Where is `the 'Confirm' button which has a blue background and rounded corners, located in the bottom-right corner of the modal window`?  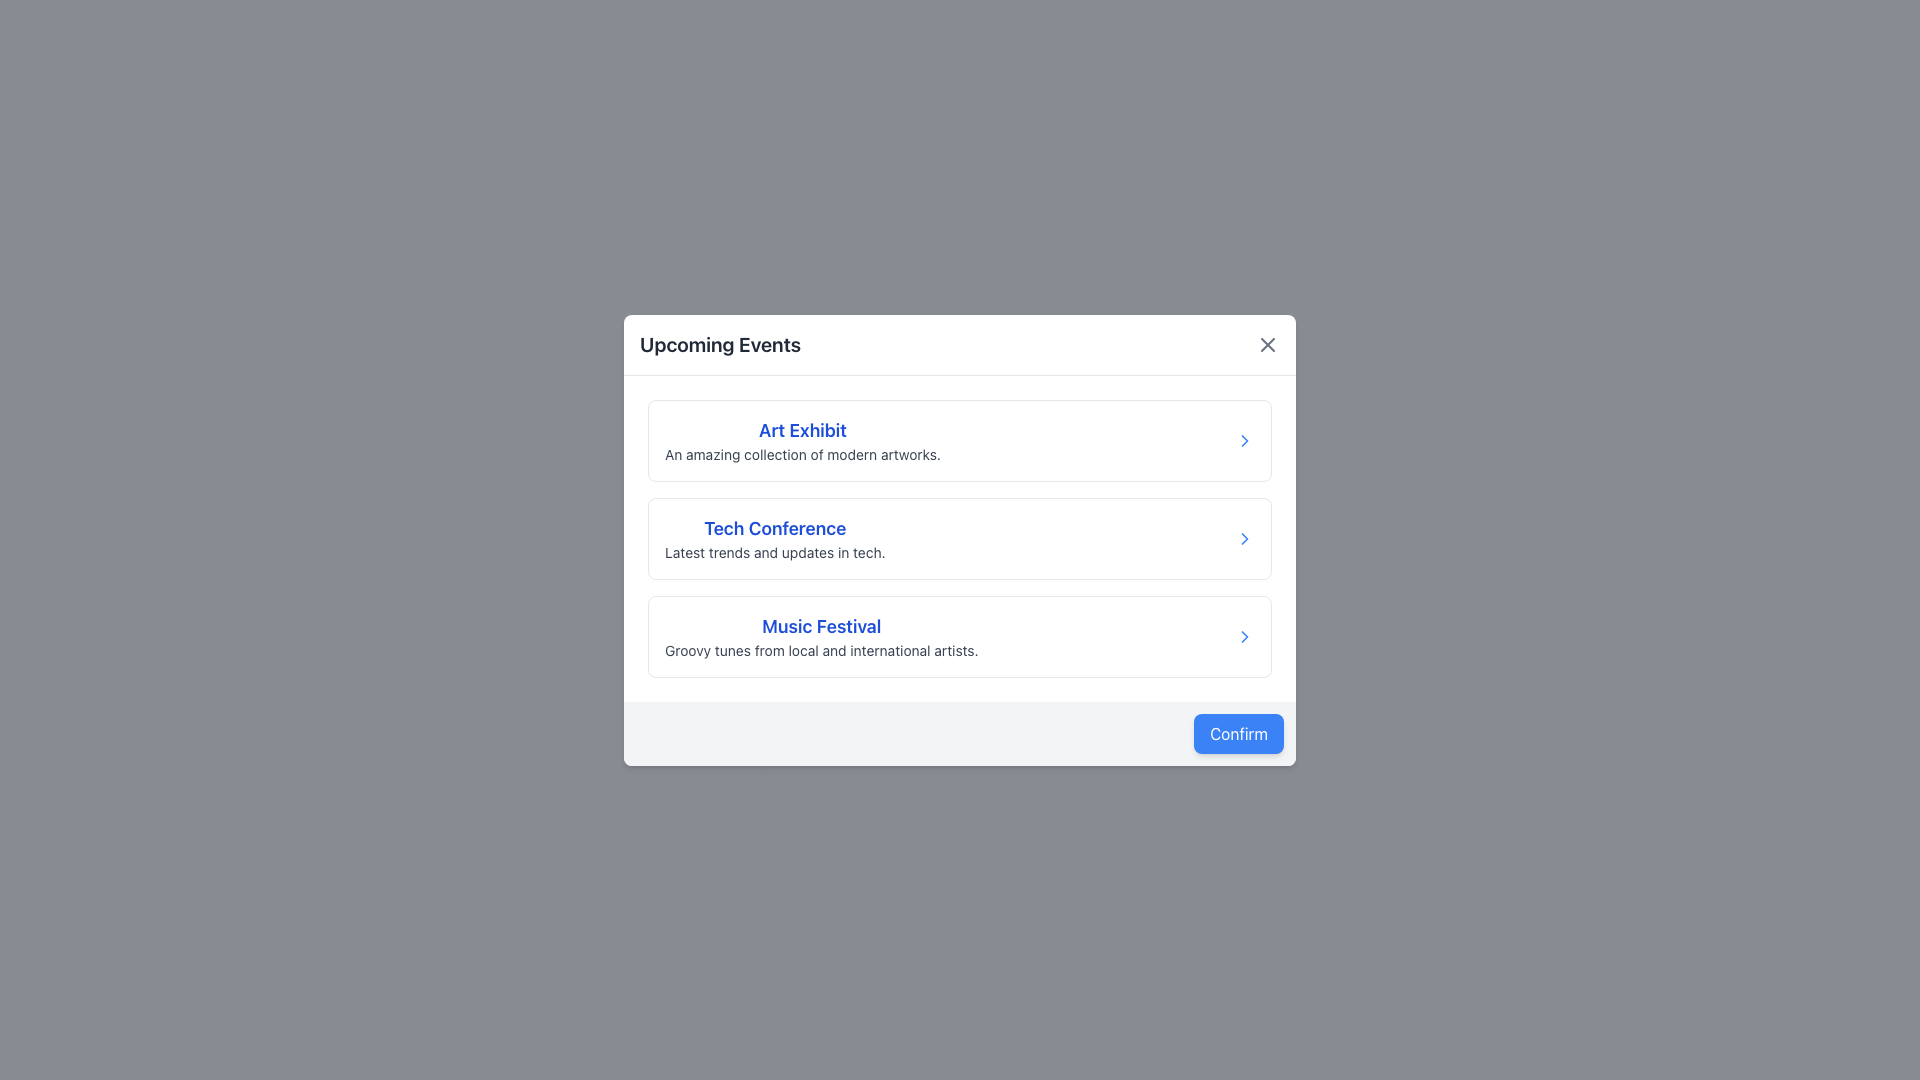
the 'Confirm' button which has a blue background and rounded corners, located in the bottom-right corner of the modal window is located at coordinates (1237, 733).